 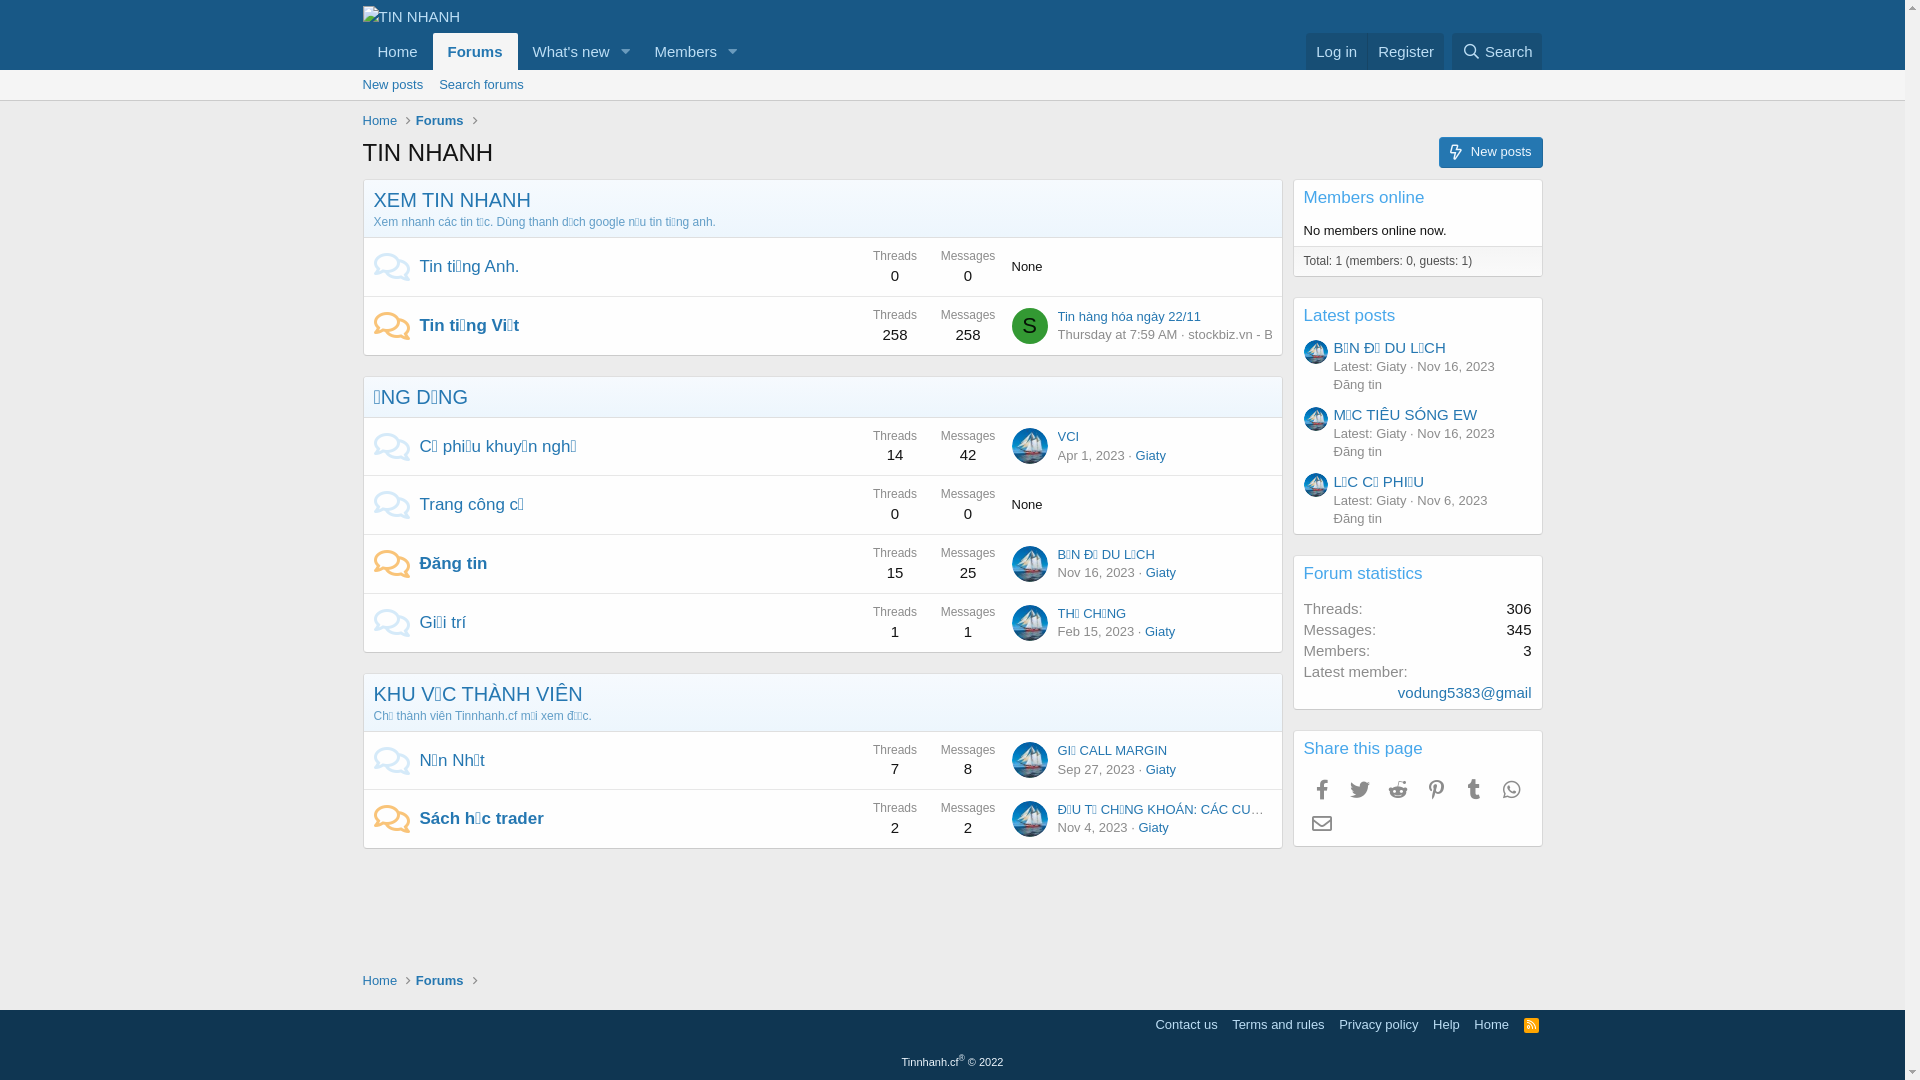 What do you see at coordinates (1464, 691) in the screenshot?
I see `'vodung5383@gmail'` at bounding box center [1464, 691].